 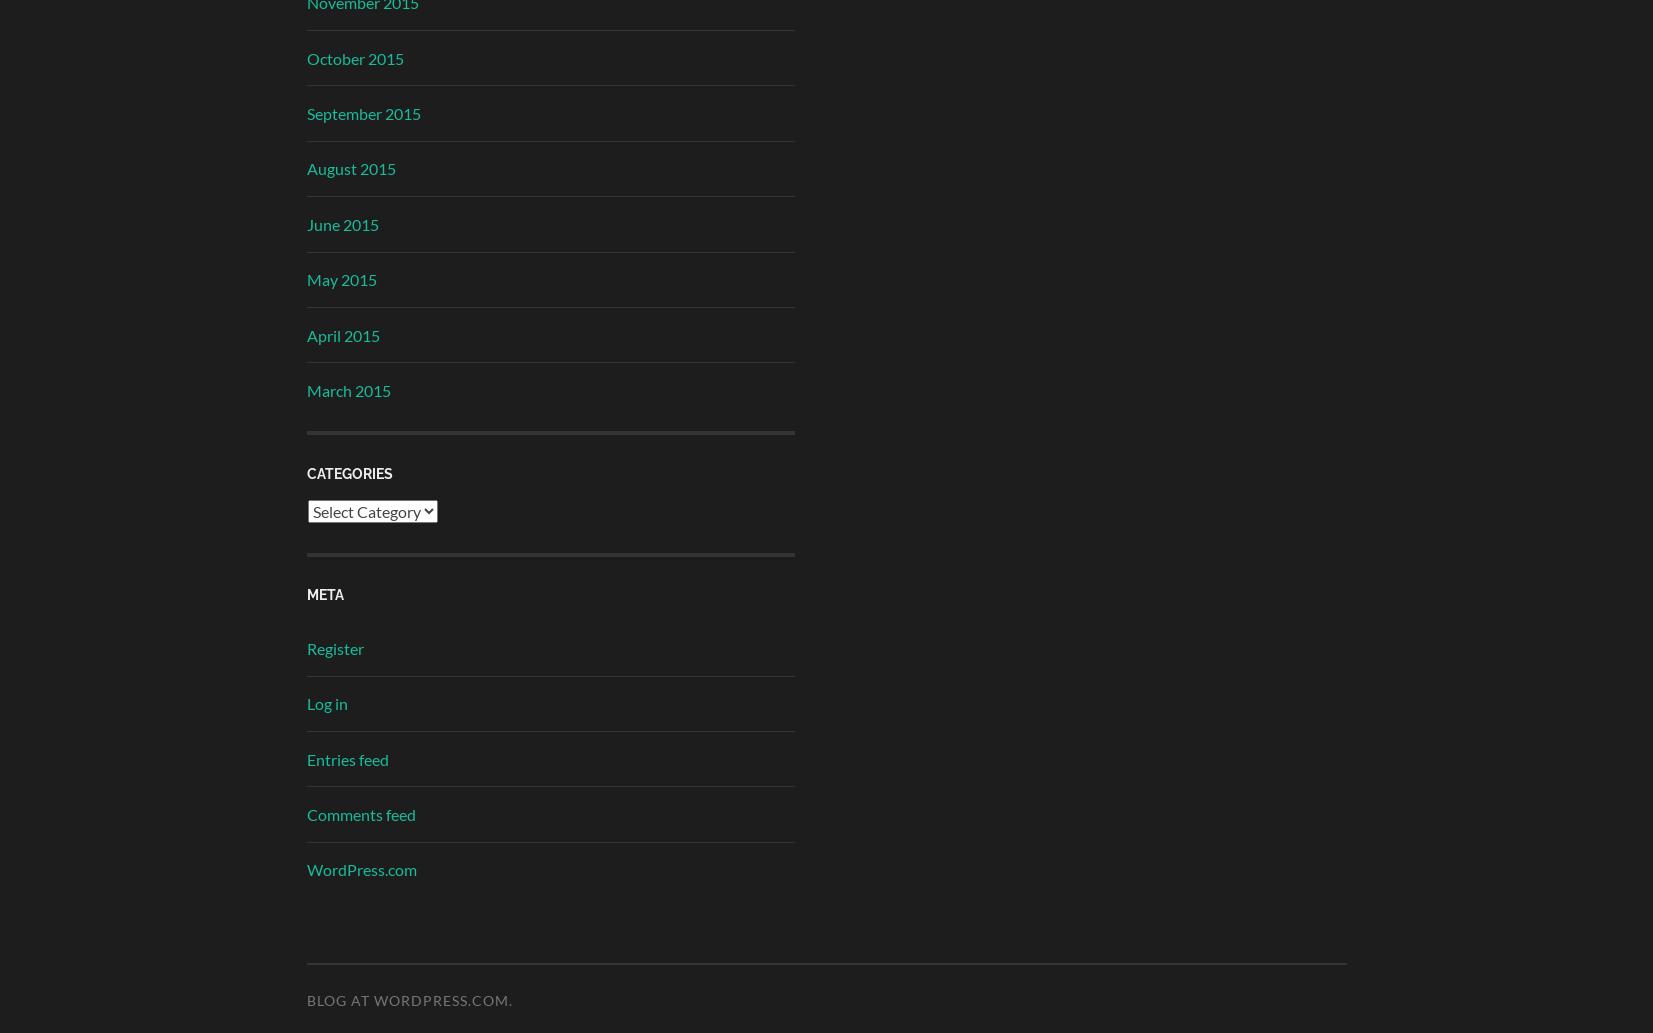 What do you see at coordinates (359, 813) in the screenshot?
I see `'Comments feed'` at bounding box center [359, 813].